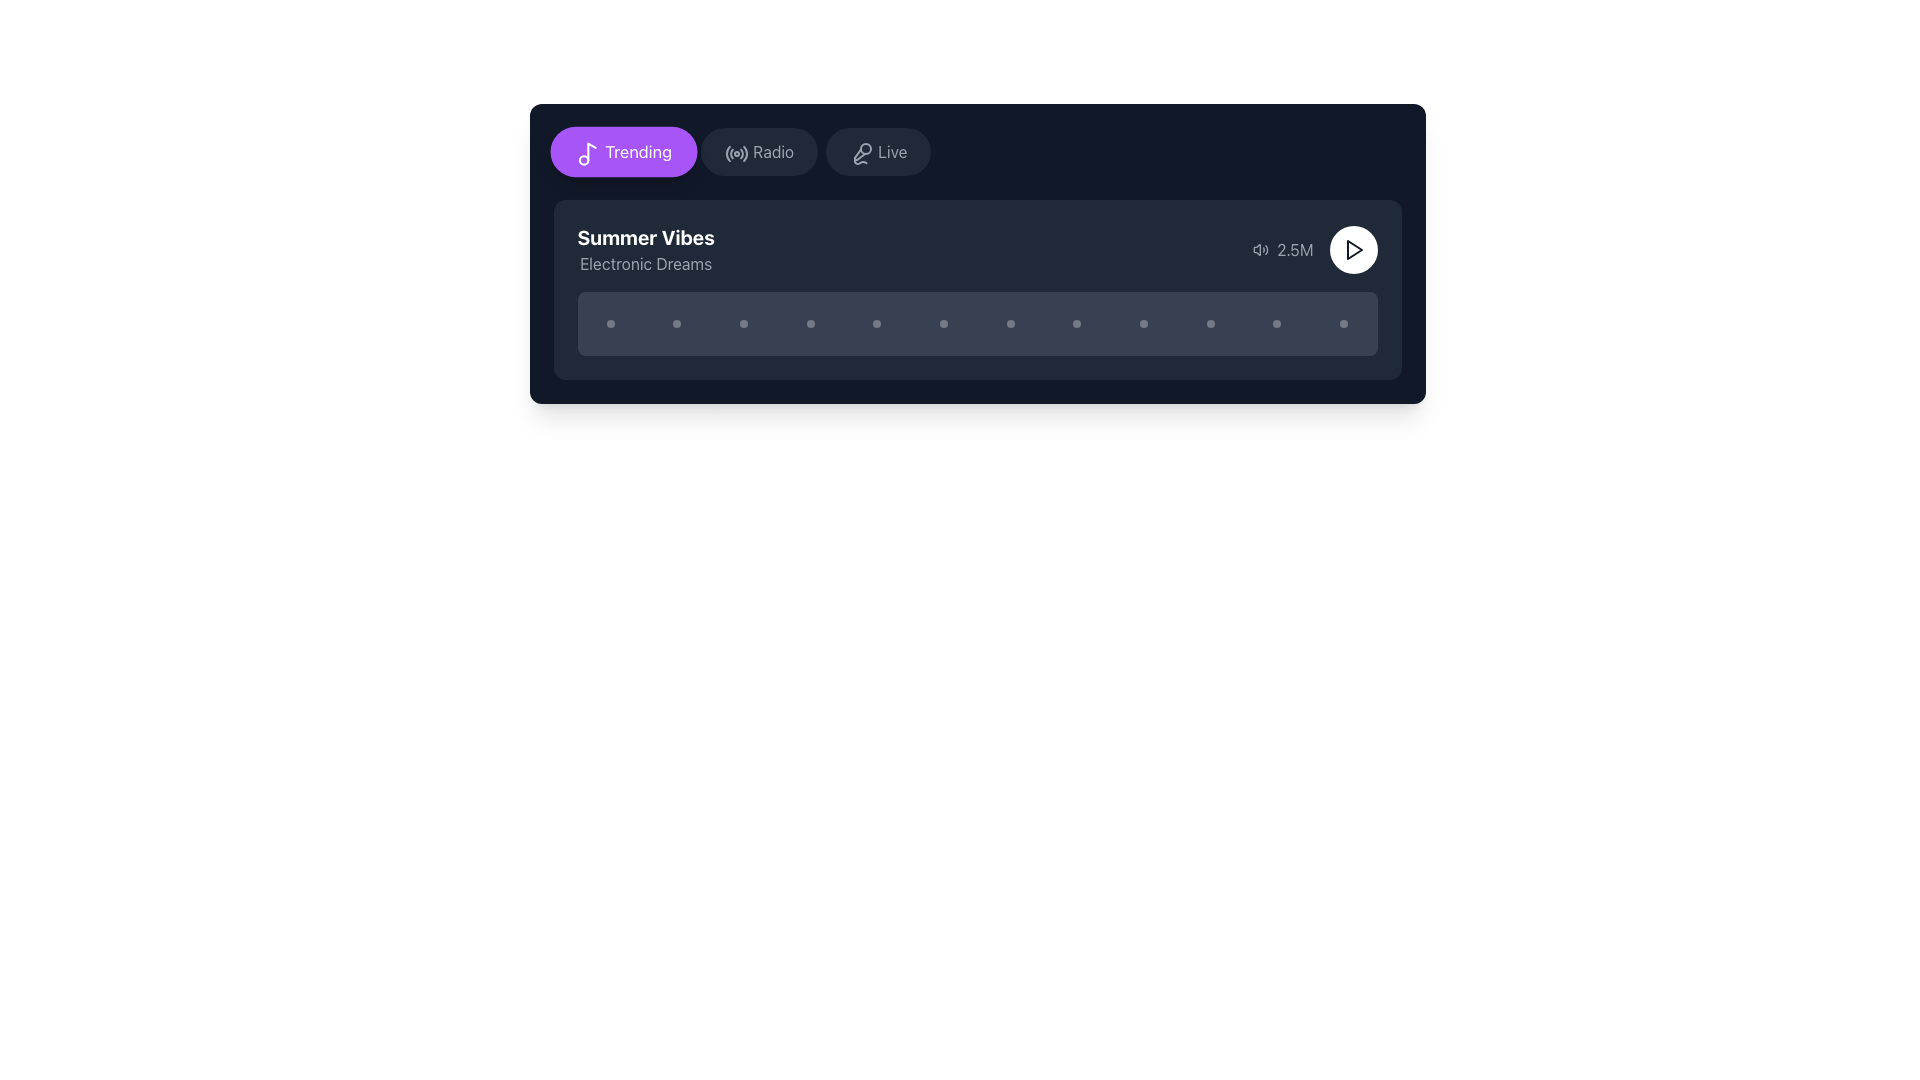 This screenshot has height=1080, width=1920. What do you see at coordinates (758, 150) in the screenshot?
I see `the 'Radio' button, which is a dark rounded rectangular button with a radio transmission icon, positioned between the 'Trending' and 'Live' buttons` at bounding box center [758, 150].